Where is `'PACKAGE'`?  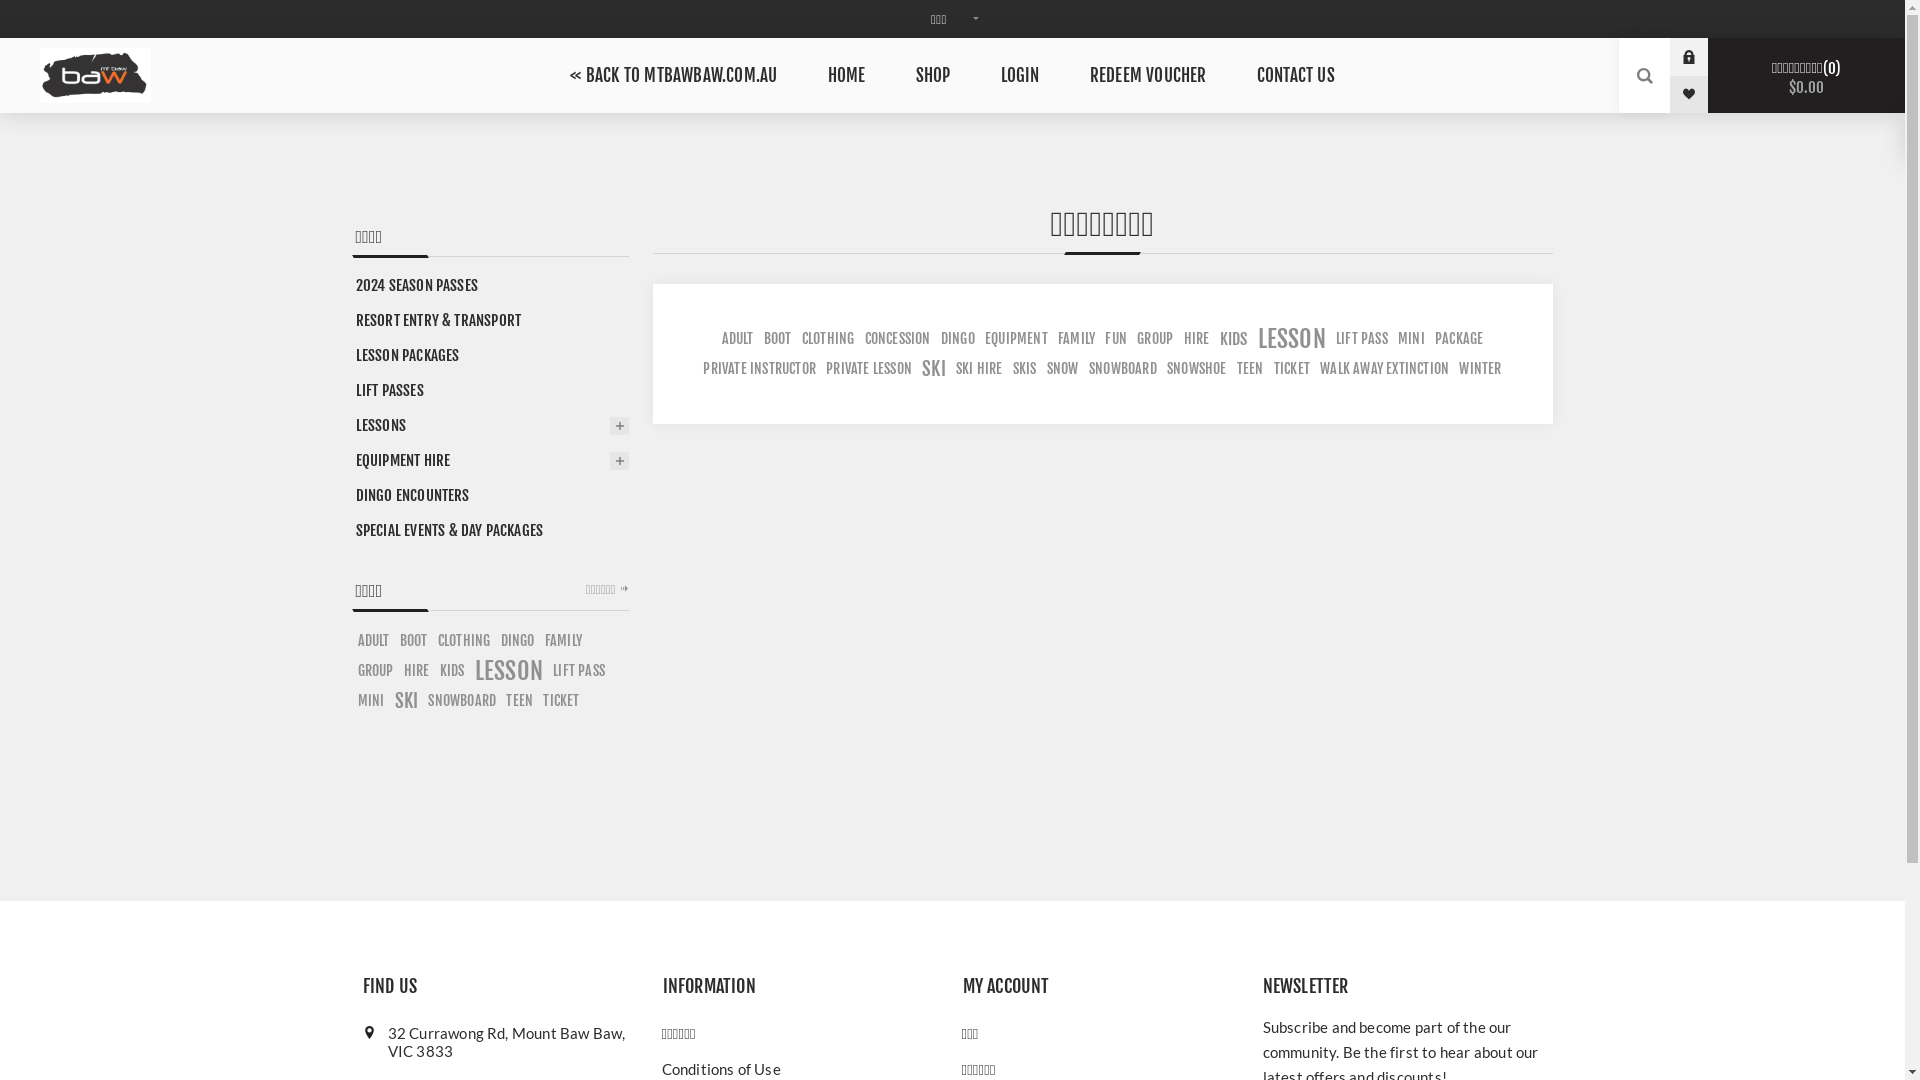 'PACKAGE' is located at coordinates (1459, 338).